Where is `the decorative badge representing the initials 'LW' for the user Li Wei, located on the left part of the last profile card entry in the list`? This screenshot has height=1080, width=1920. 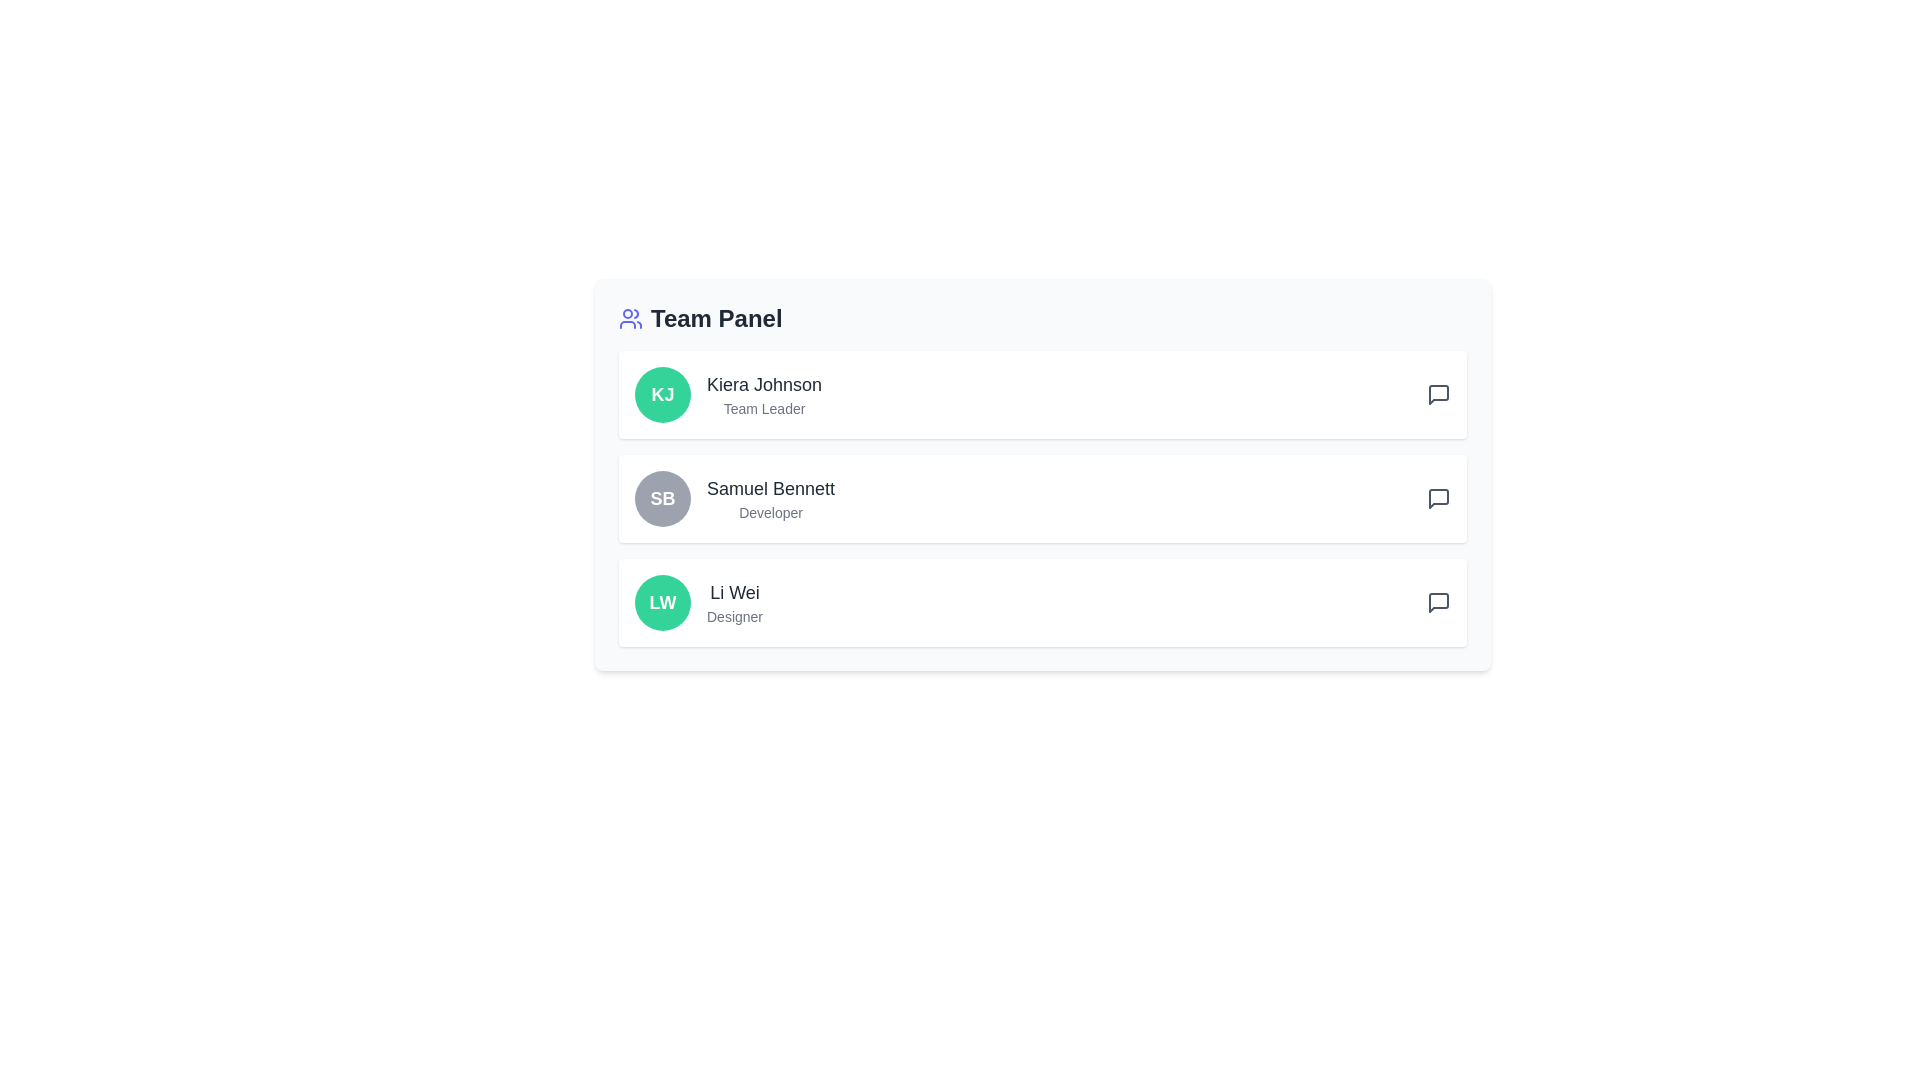
the decorative badge representing the initials 'LW' for the user Li Wei, located on the left part of the last profile card entry in the list is located at coordinates (662, 601).